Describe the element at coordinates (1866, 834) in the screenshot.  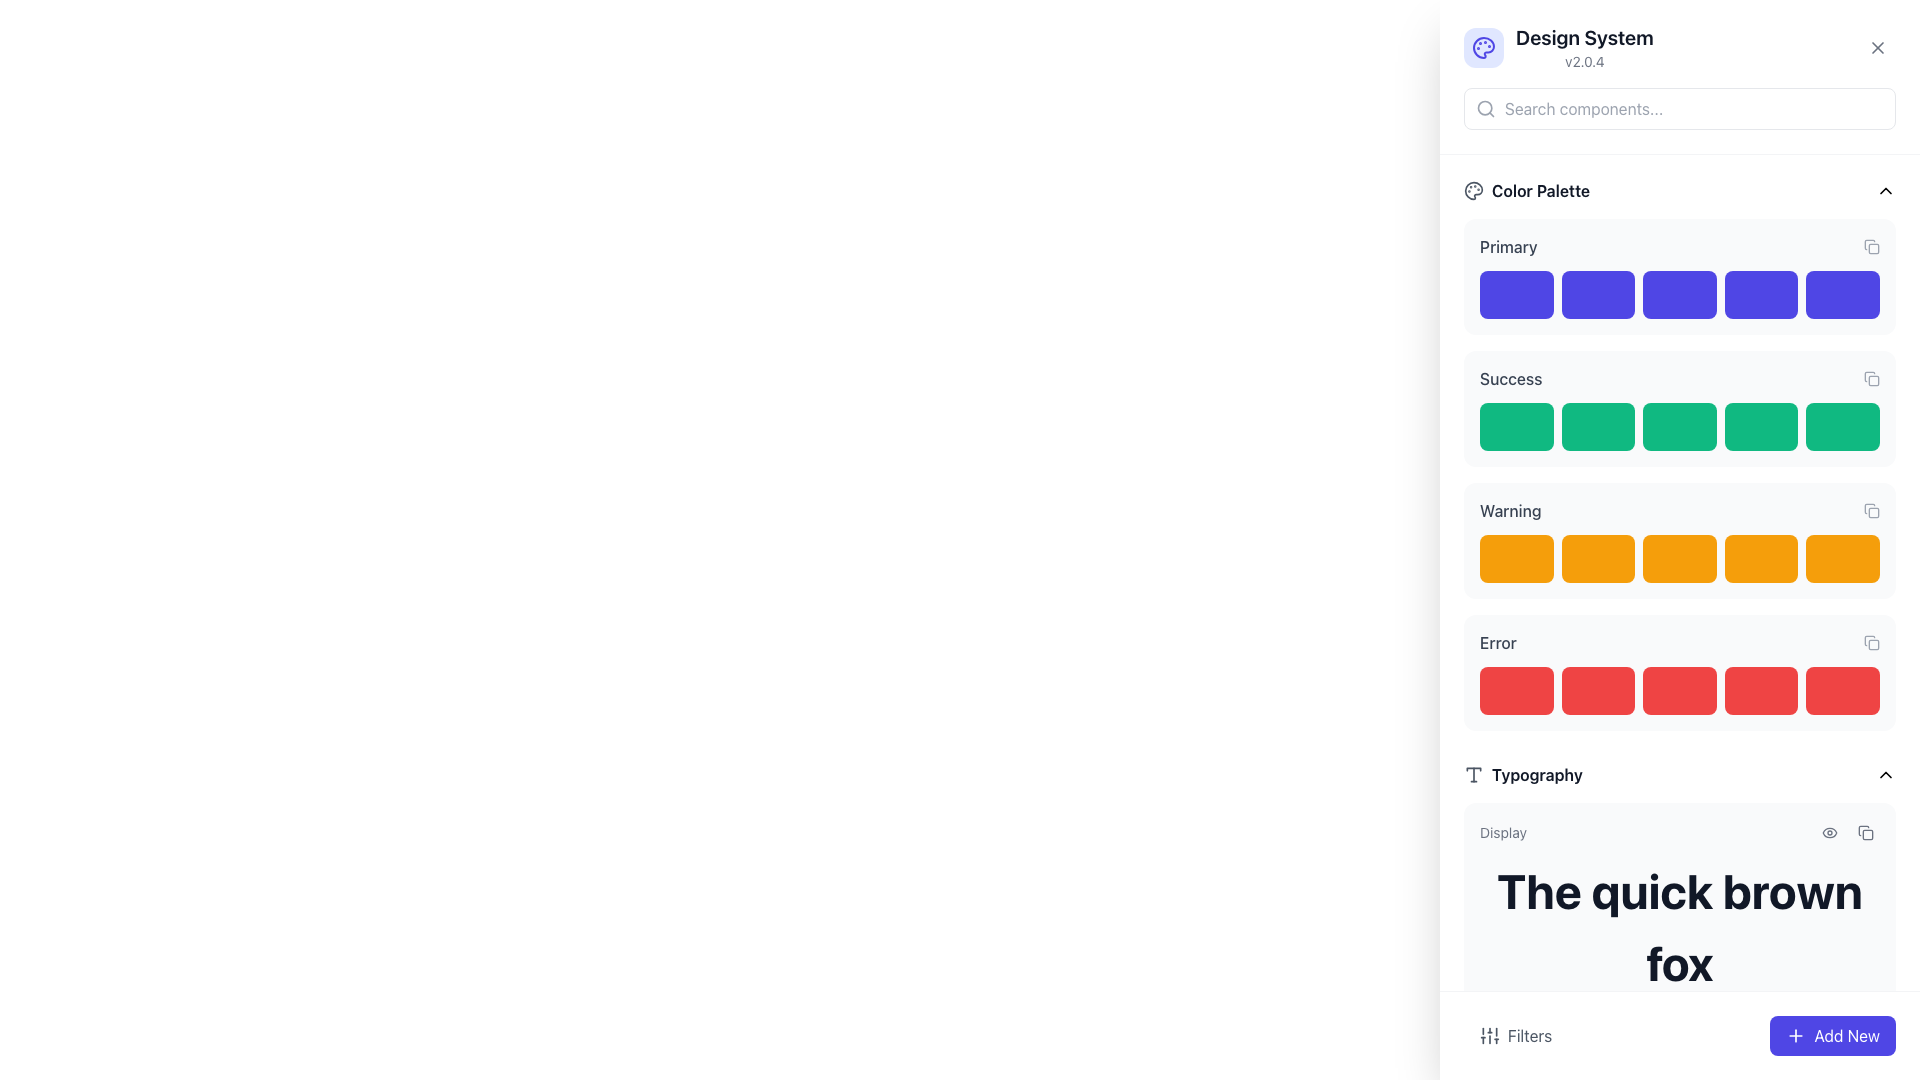
I see `styling or properties of the copy icon located next to the 'Display' section heading in the upper-right corner` at that location.